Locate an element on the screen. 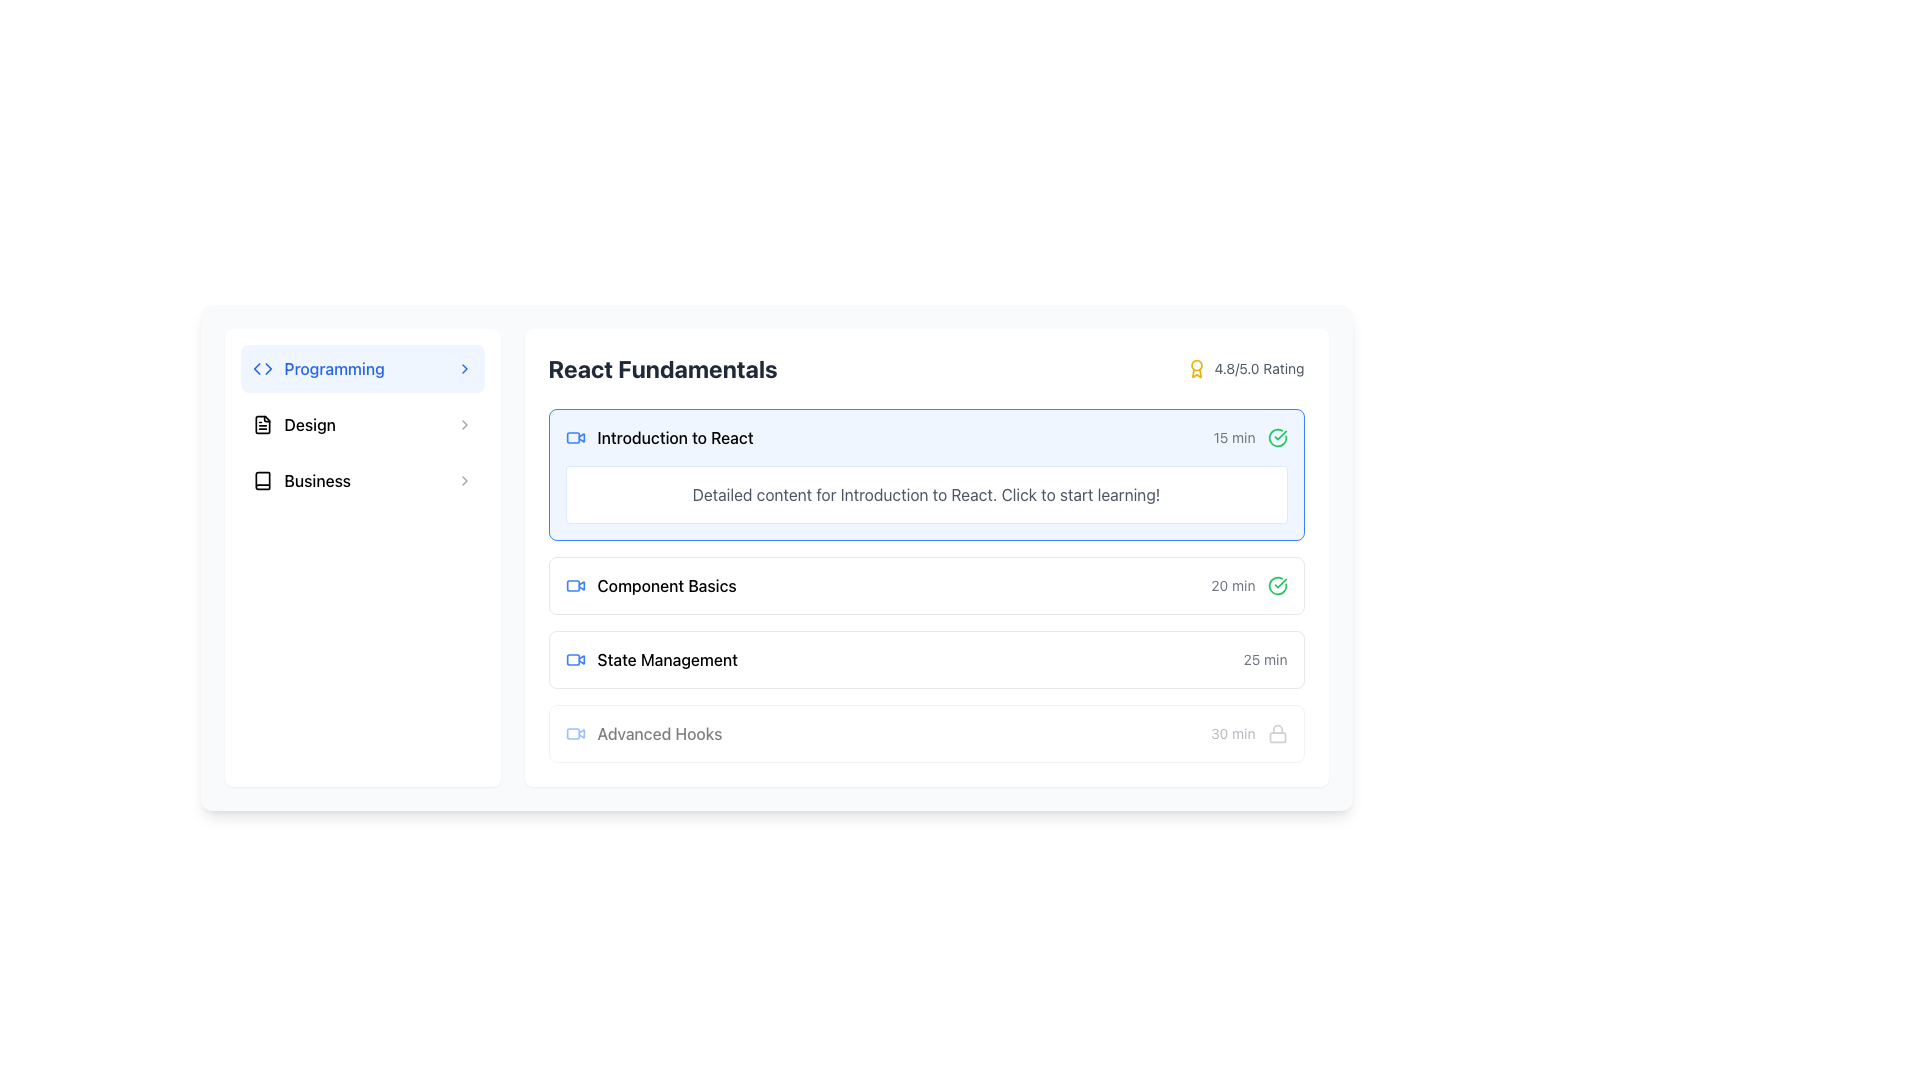 The width and height of the screenshot is (1920, 1080). the circular green outlined icon with a checkmark inside, indicating a completed status, which is located adjacent to the text '20 min' is located at coordinates (1276, 585).